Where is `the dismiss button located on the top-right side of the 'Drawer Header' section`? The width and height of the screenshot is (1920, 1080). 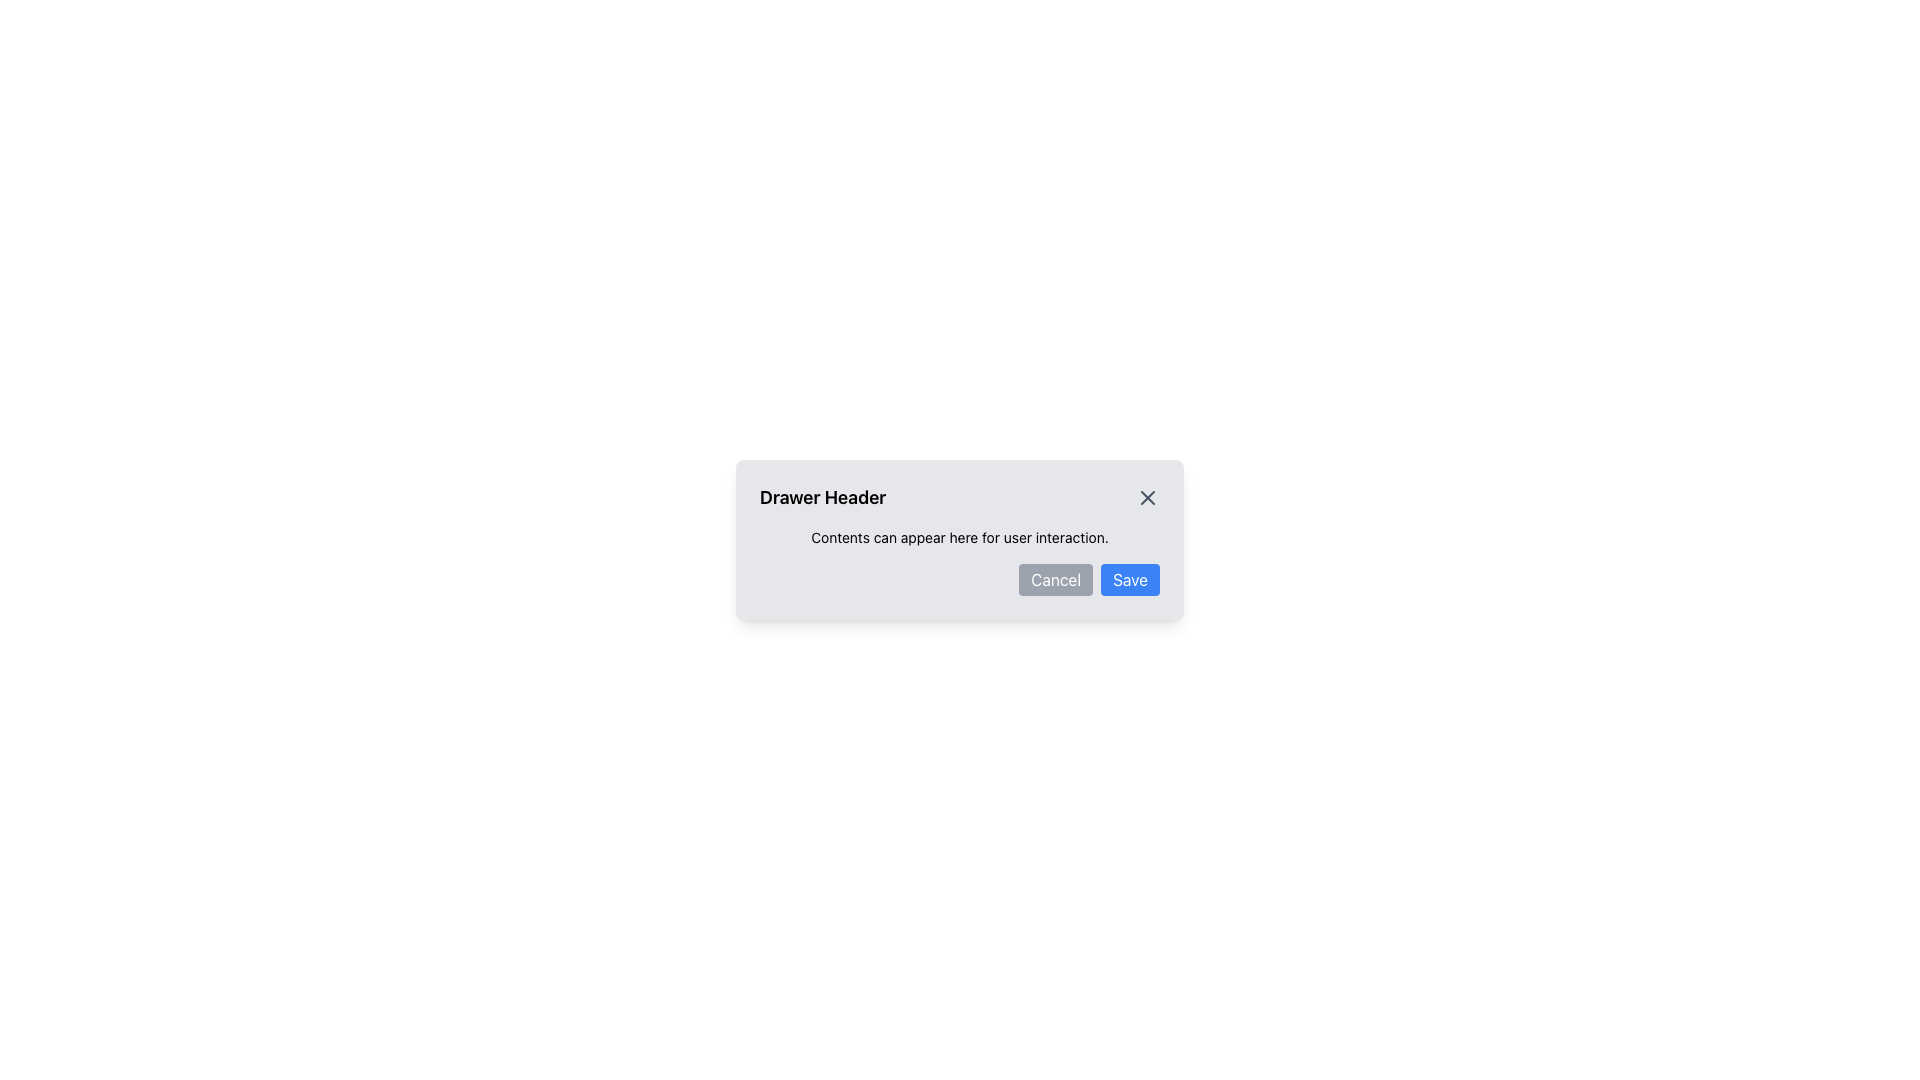
the dismiss button located on the top-right side of the 'Drawer Header' section is located at coordinates (1147, 496).